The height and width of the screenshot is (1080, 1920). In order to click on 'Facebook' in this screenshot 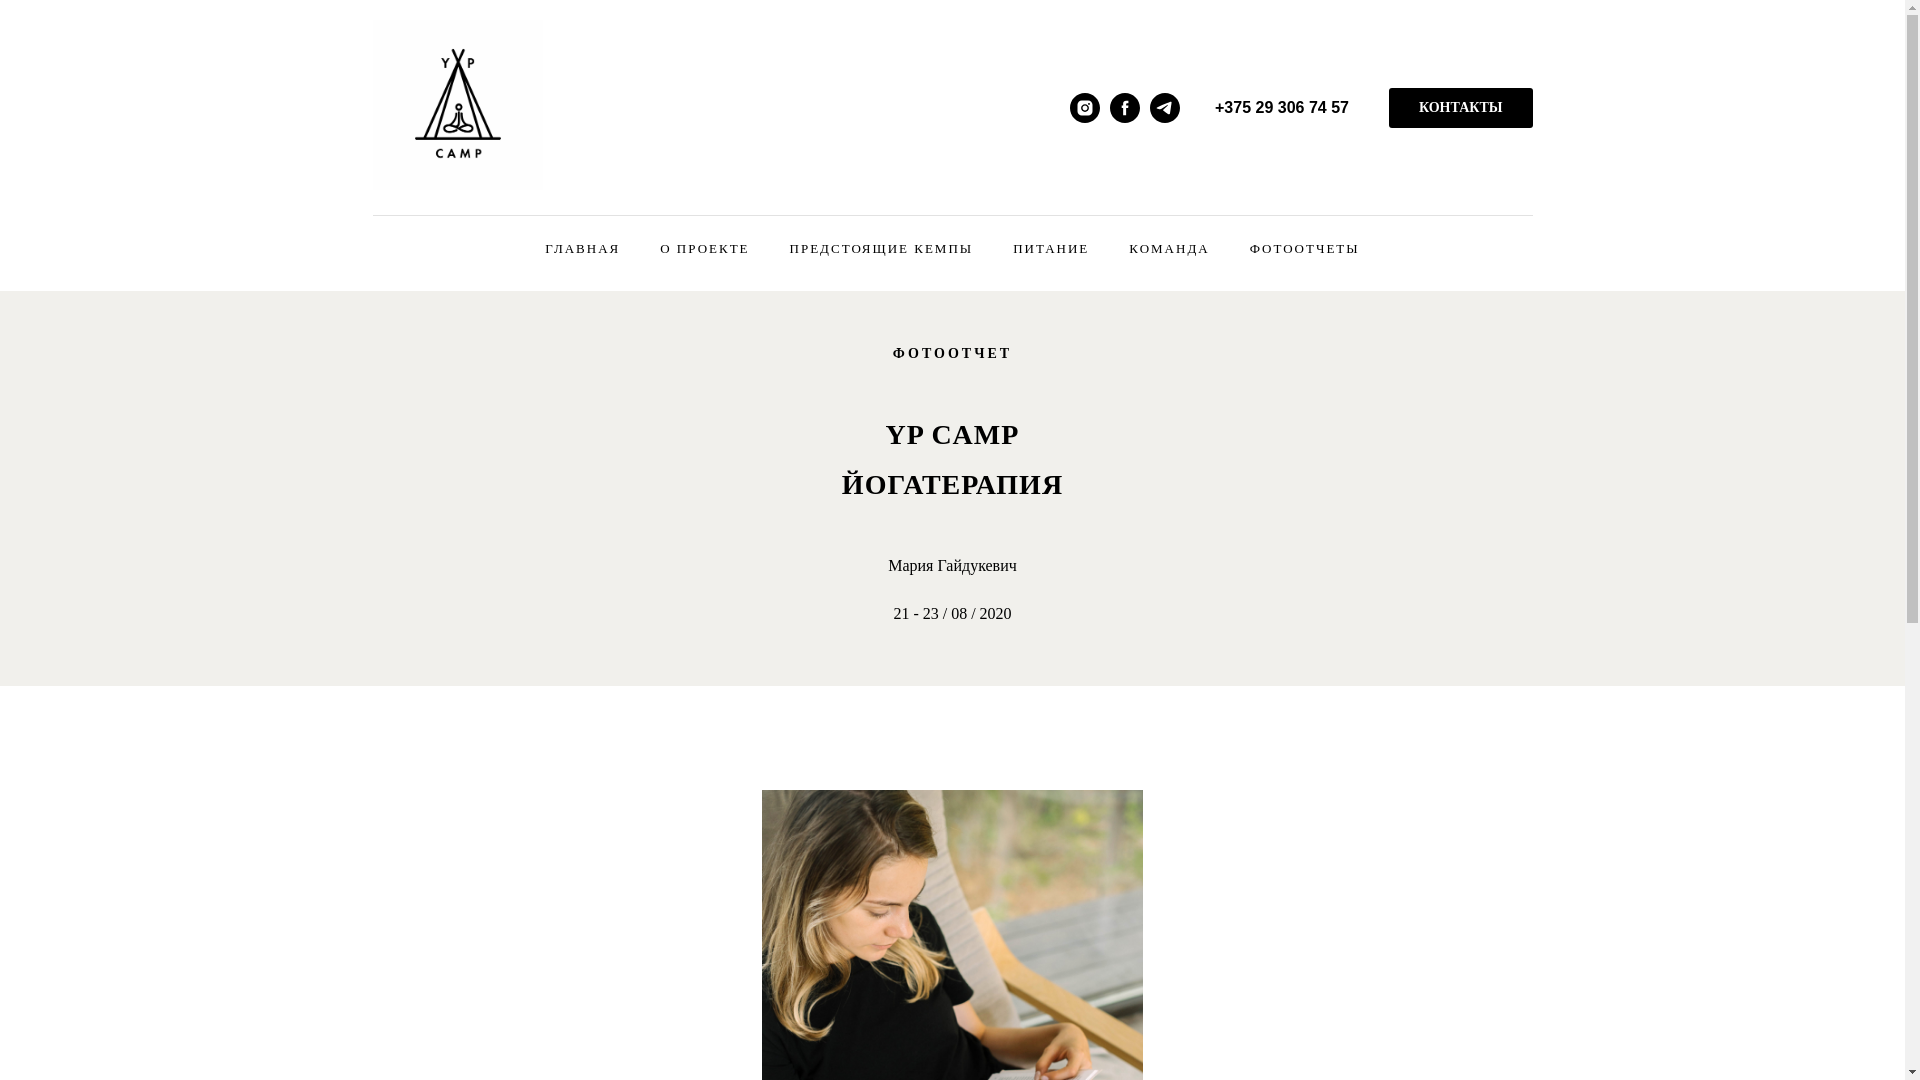, I will do `click(1124, 108)`.